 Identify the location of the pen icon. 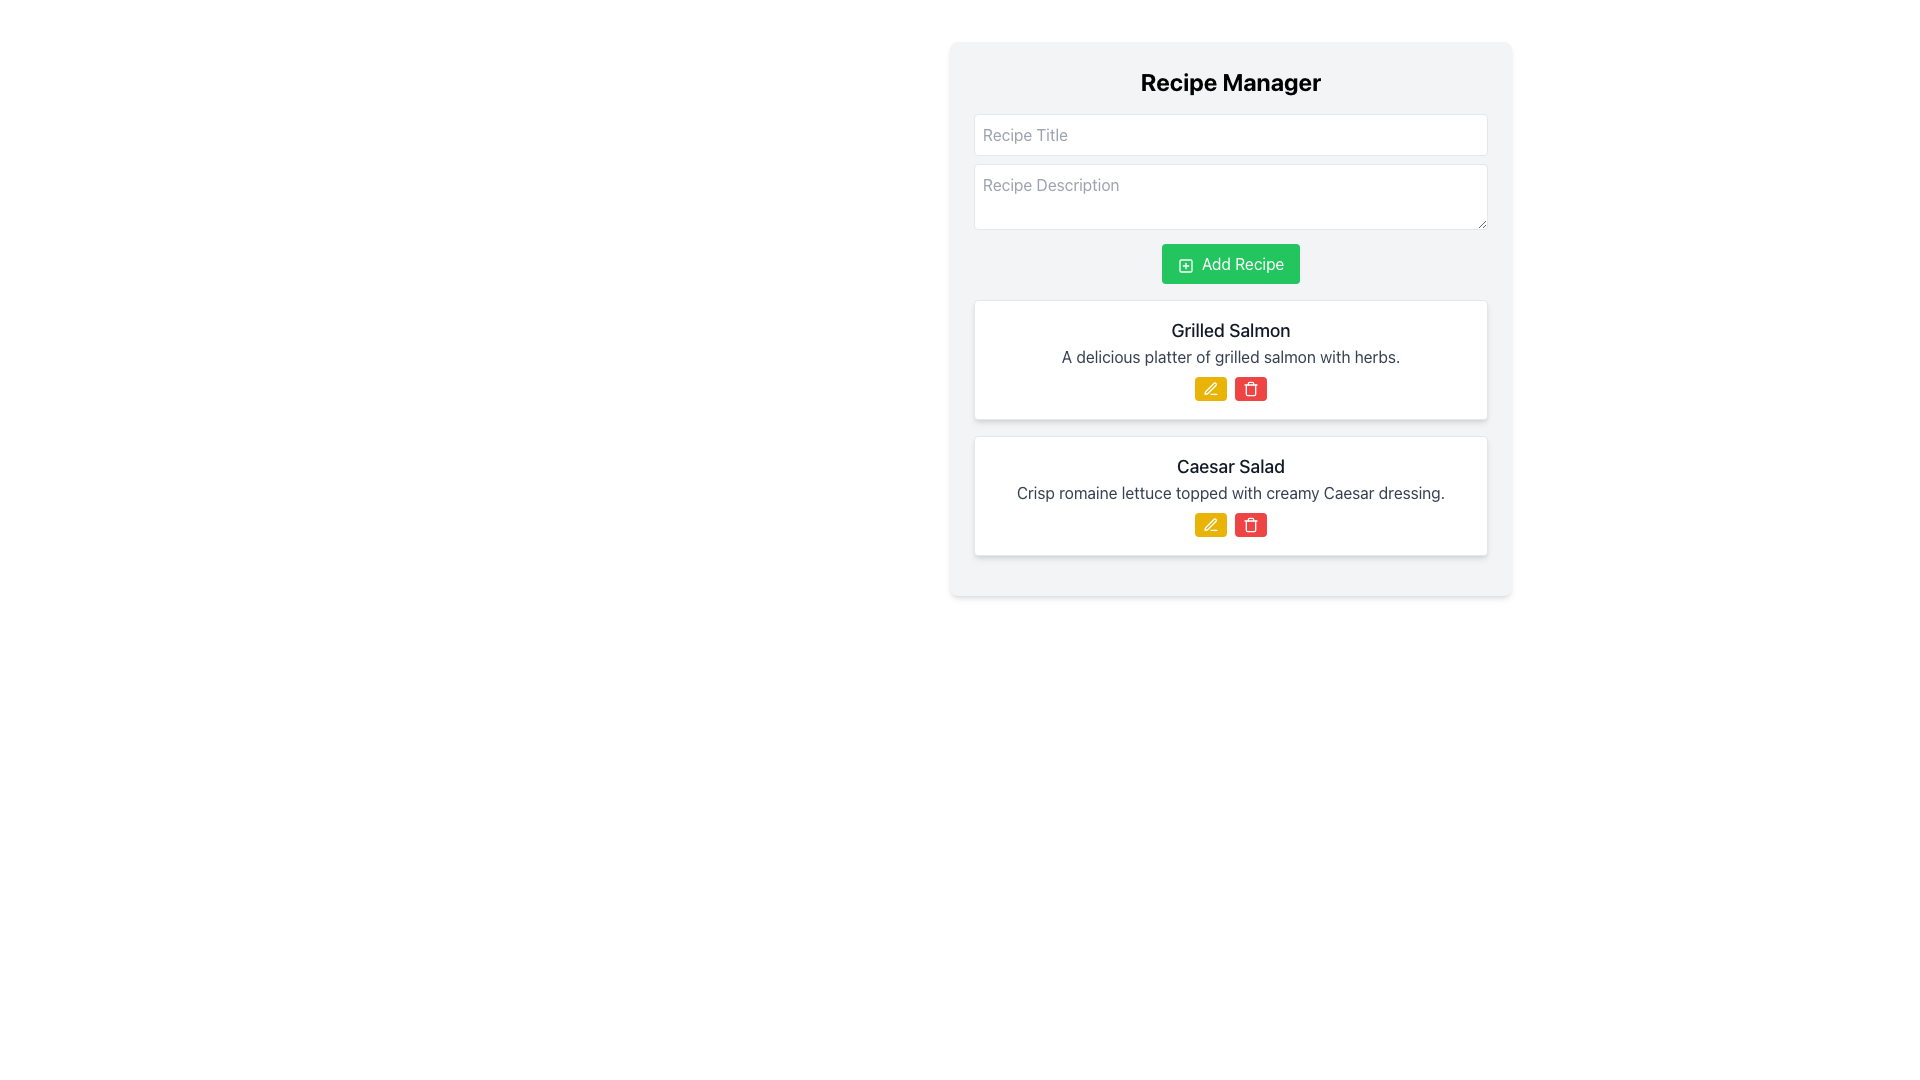
(1208, 523).